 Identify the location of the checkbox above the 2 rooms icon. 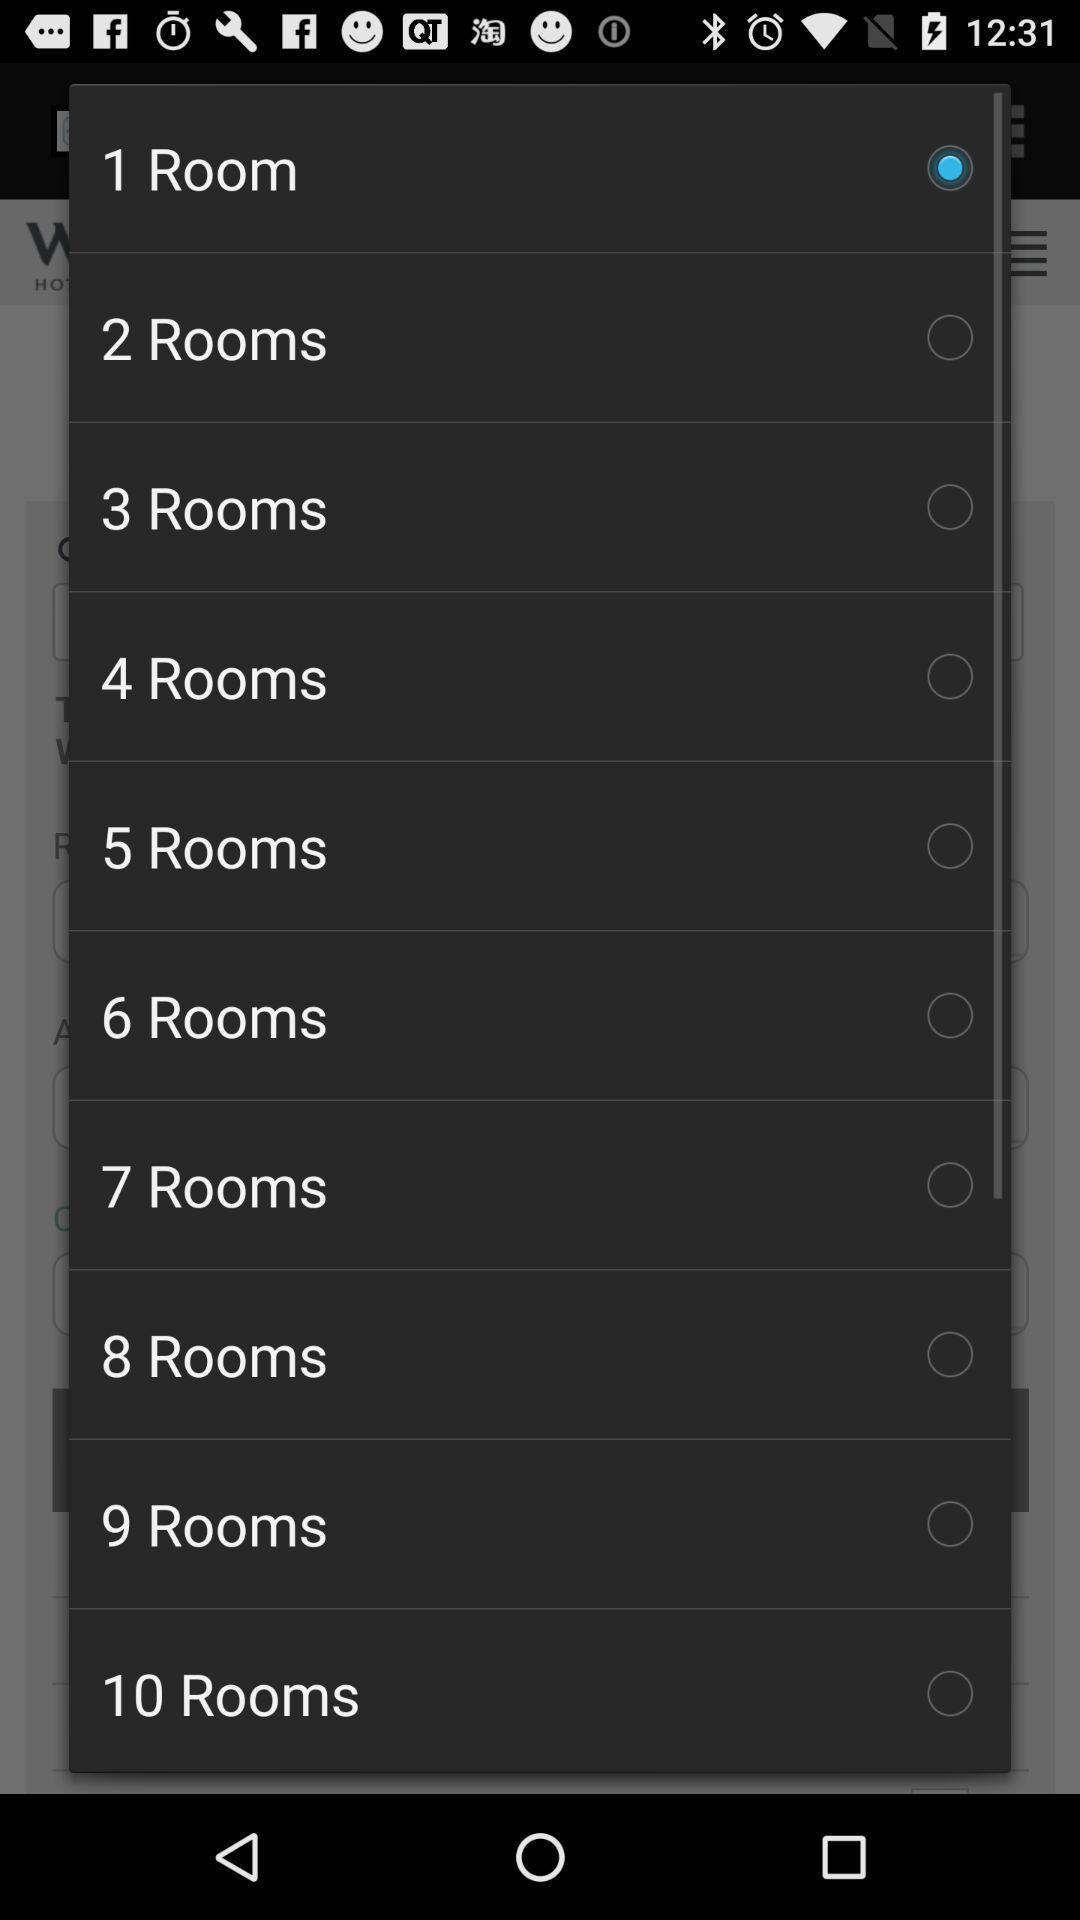
(540, 168).